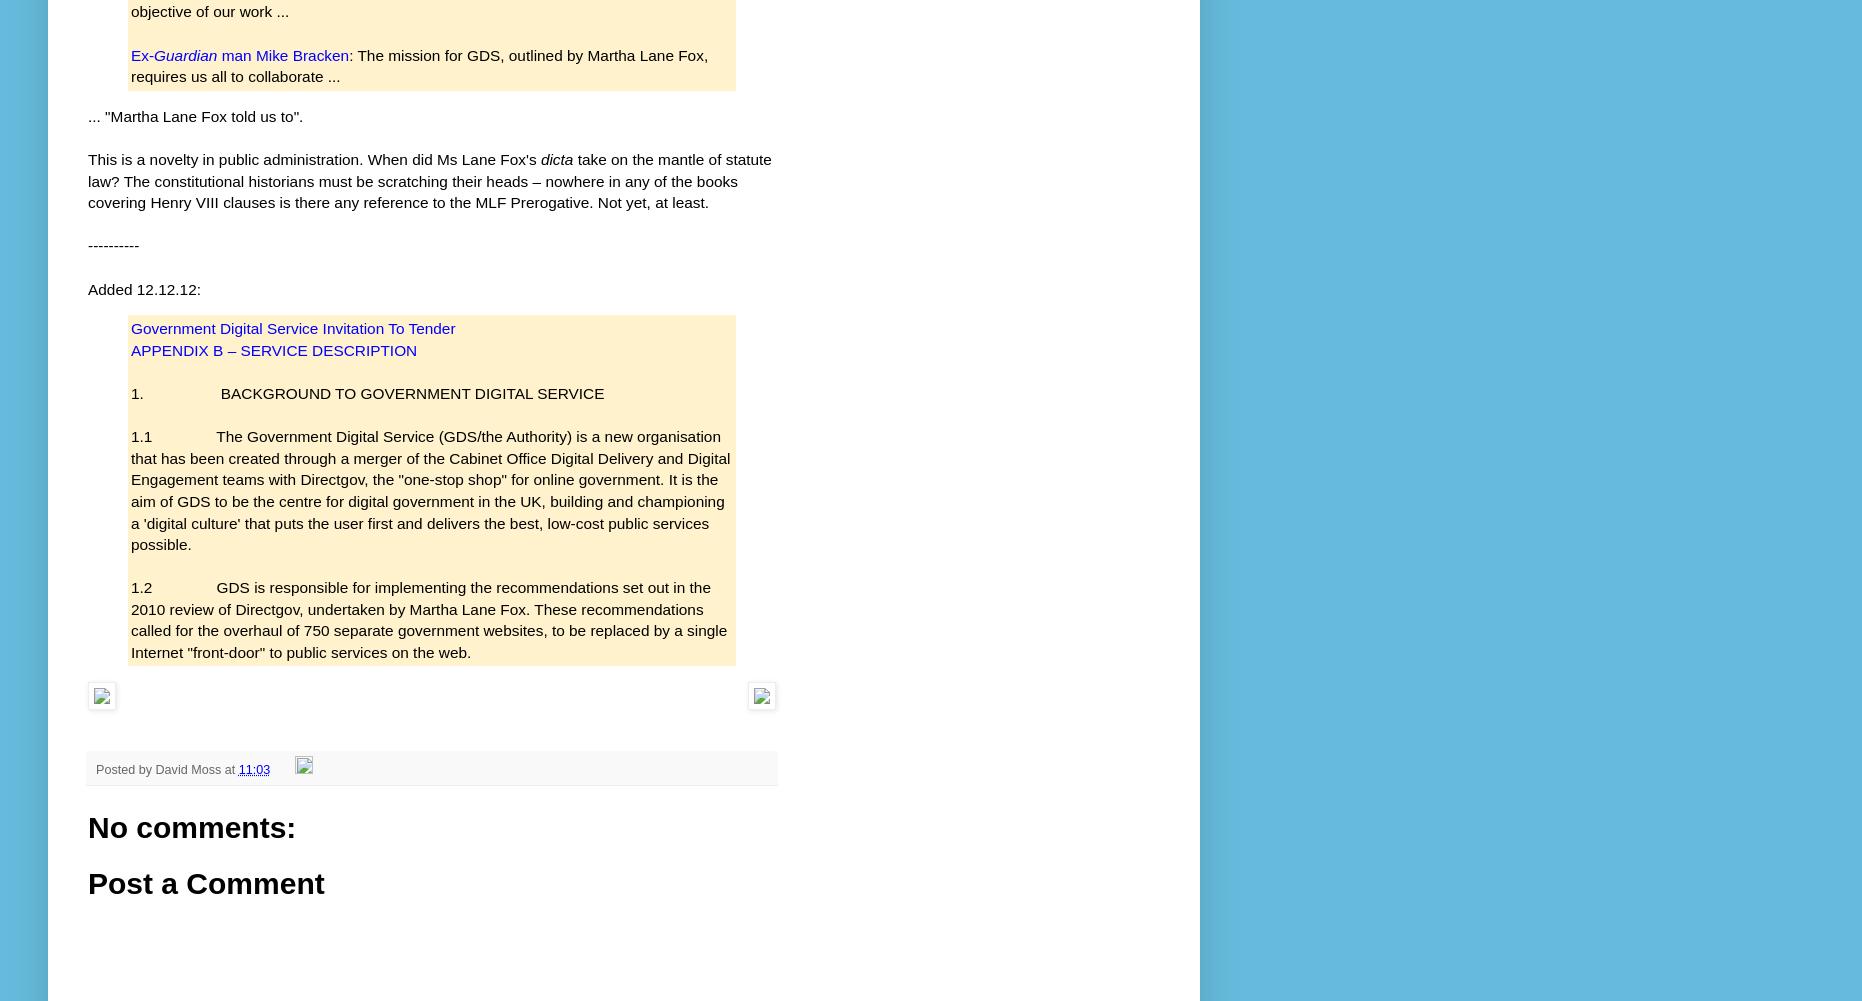 The image size is (1862, 1001). I want to click on 'Guardian', so click(184, 54).